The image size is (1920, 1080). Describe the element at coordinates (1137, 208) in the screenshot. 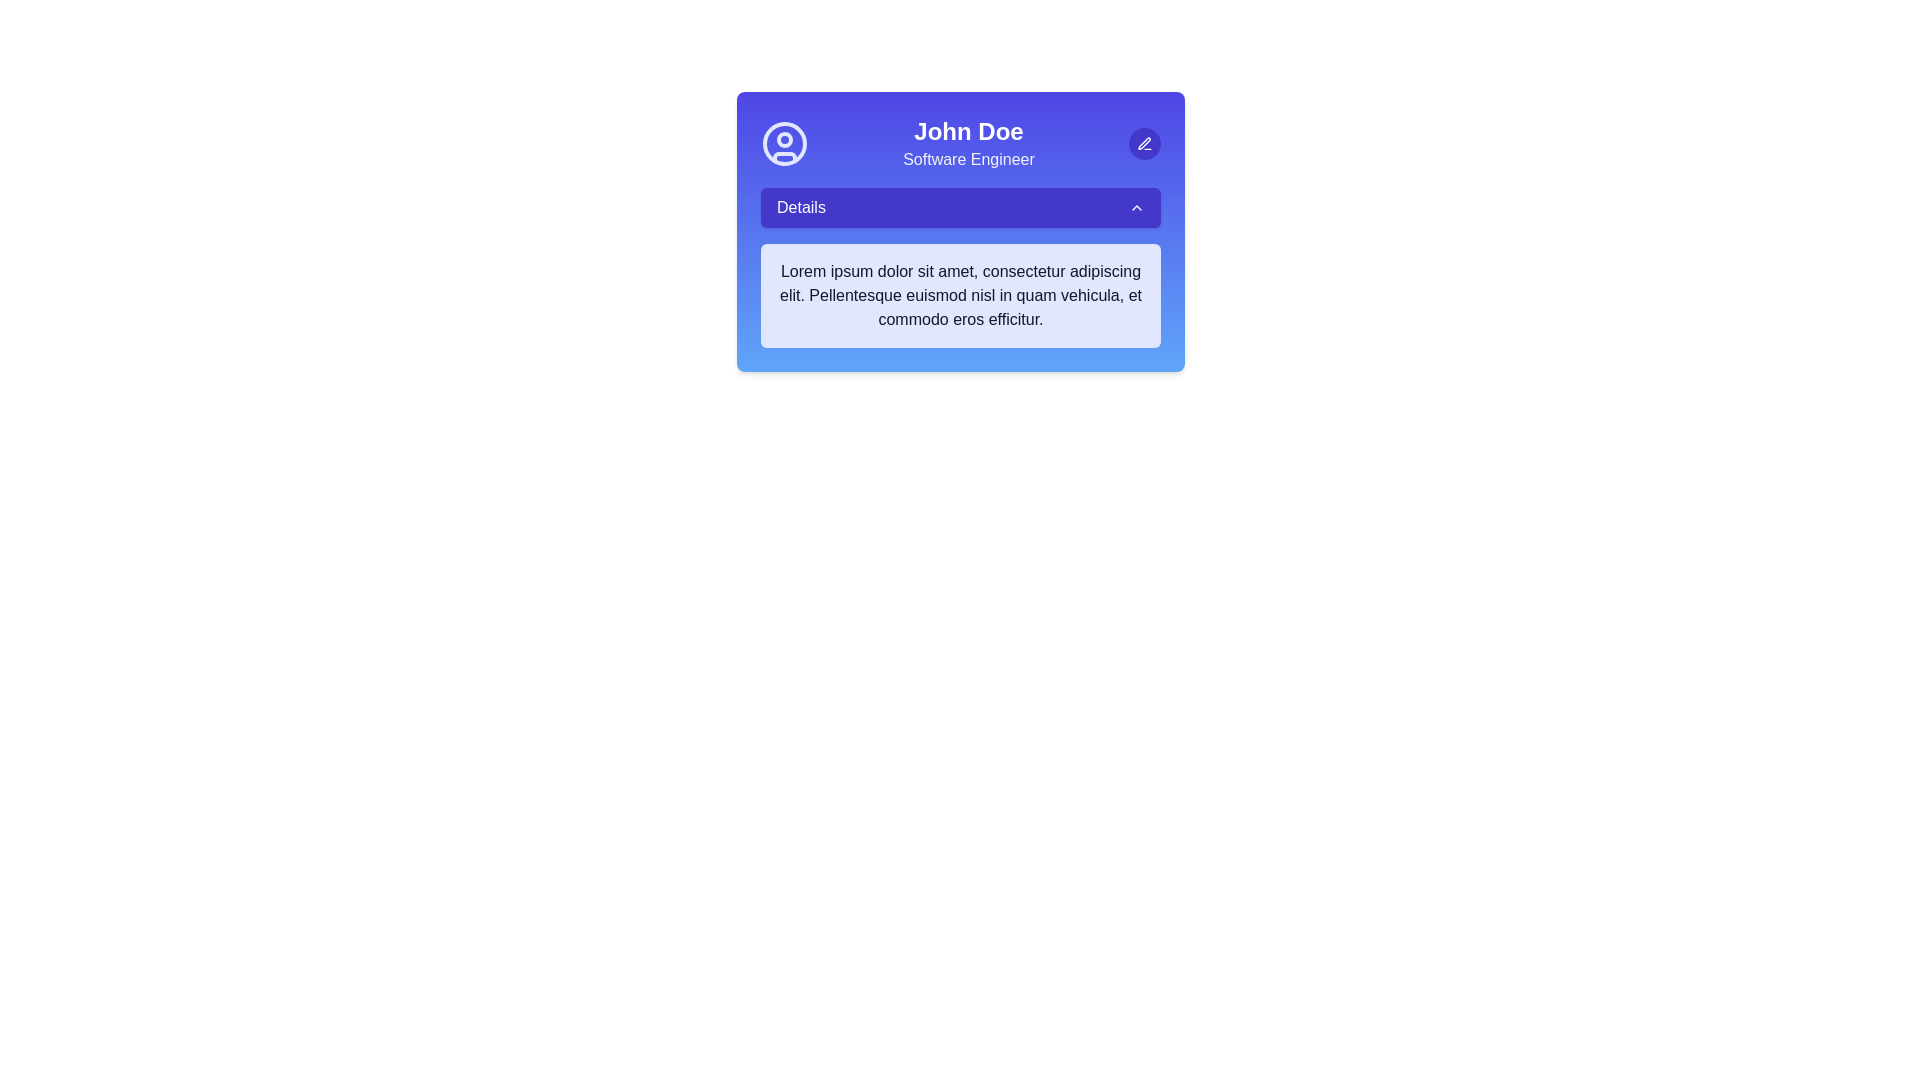

I see `the upward-pointing chevron icon located at the right edge of the 'Details' button` at that location.